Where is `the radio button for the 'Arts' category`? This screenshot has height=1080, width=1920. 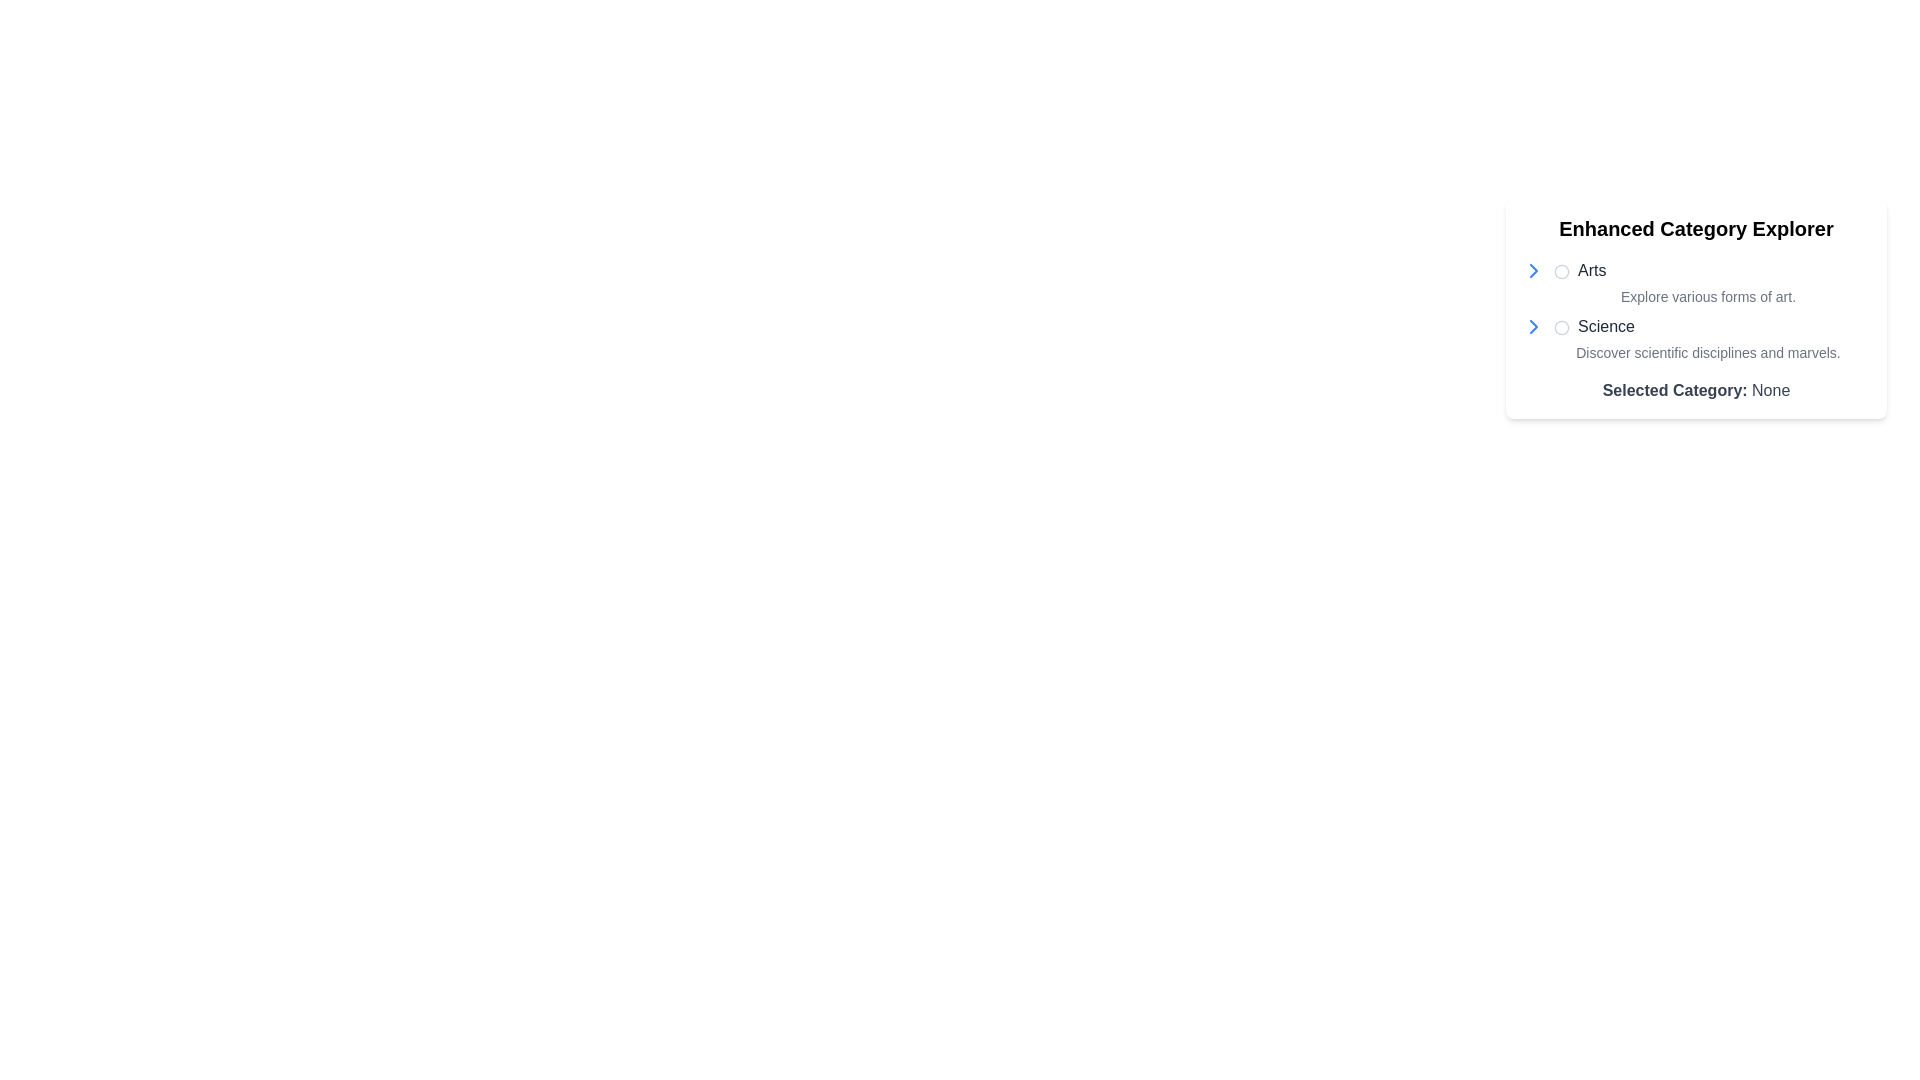 the radio button for the 'Arts' category is located at coordinates (1560, 270).